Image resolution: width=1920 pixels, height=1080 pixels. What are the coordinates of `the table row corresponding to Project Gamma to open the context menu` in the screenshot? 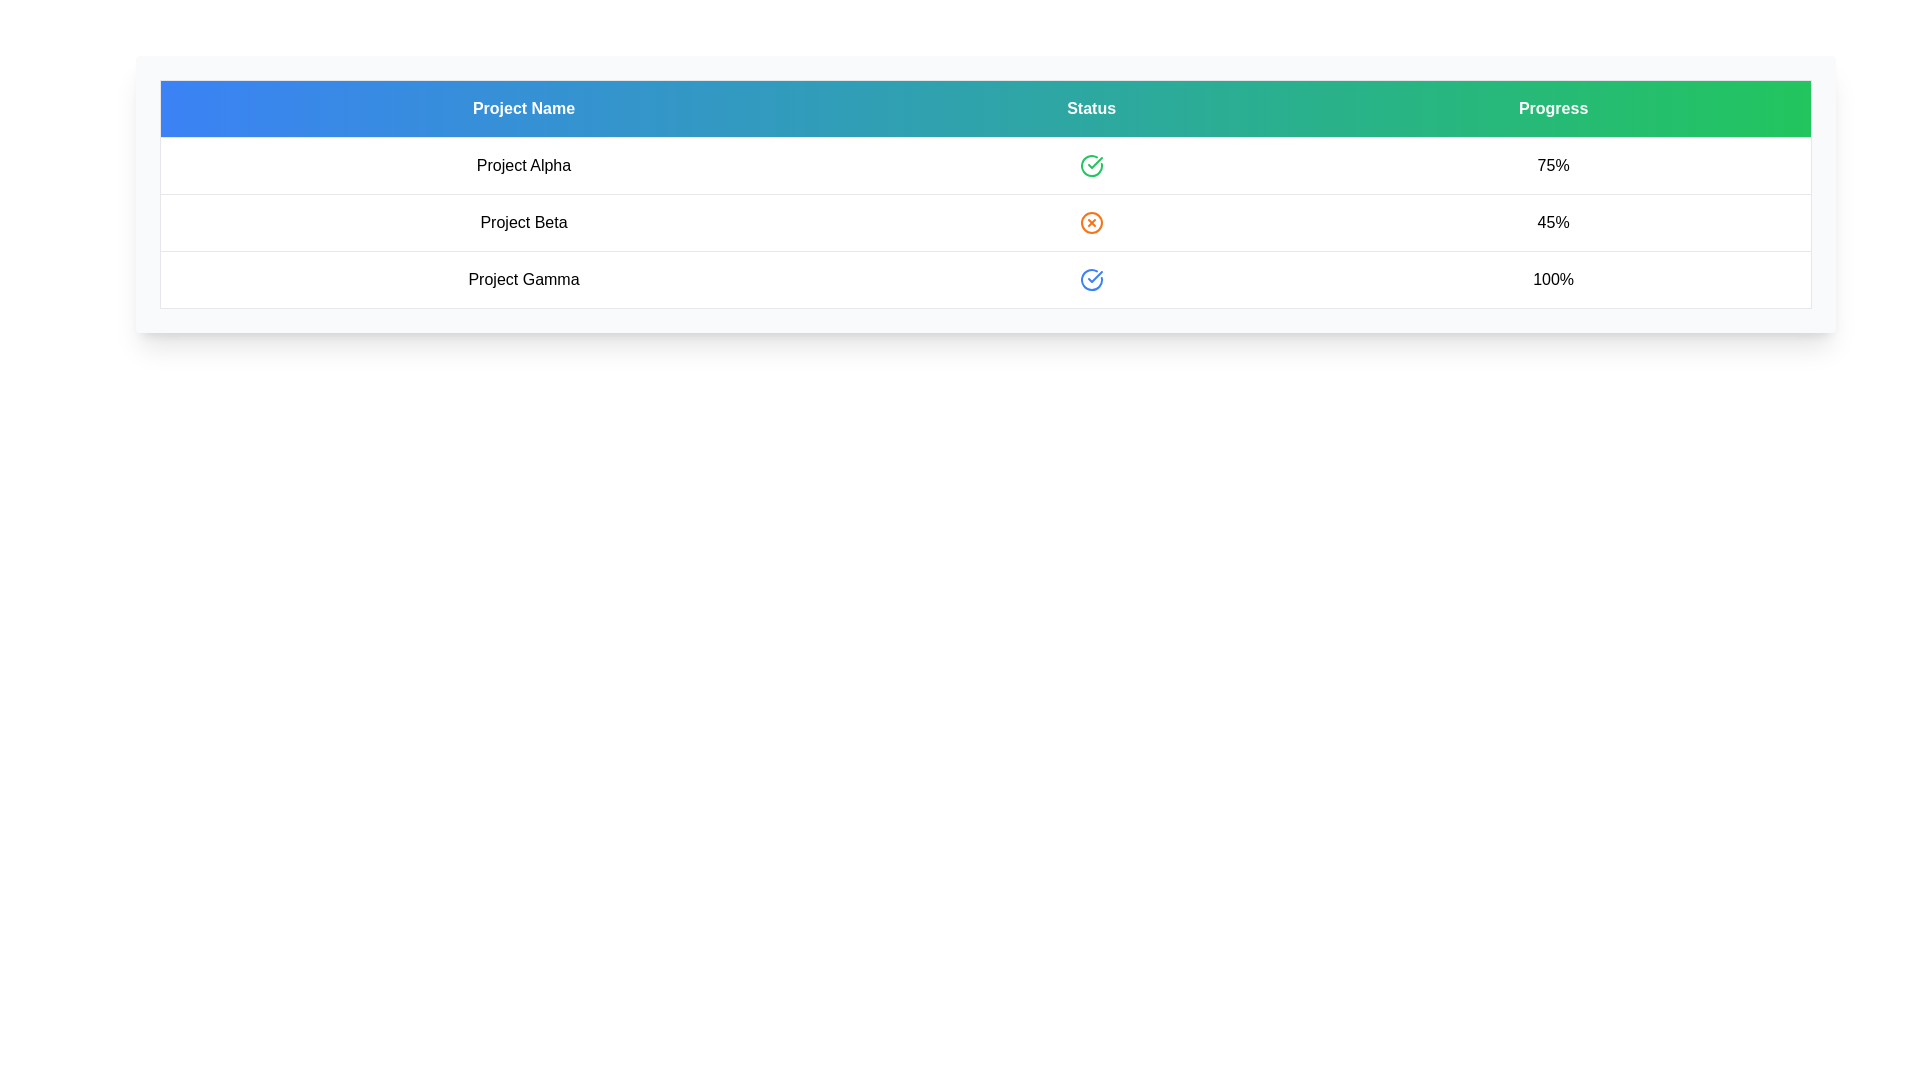 It's located at (985, 280).